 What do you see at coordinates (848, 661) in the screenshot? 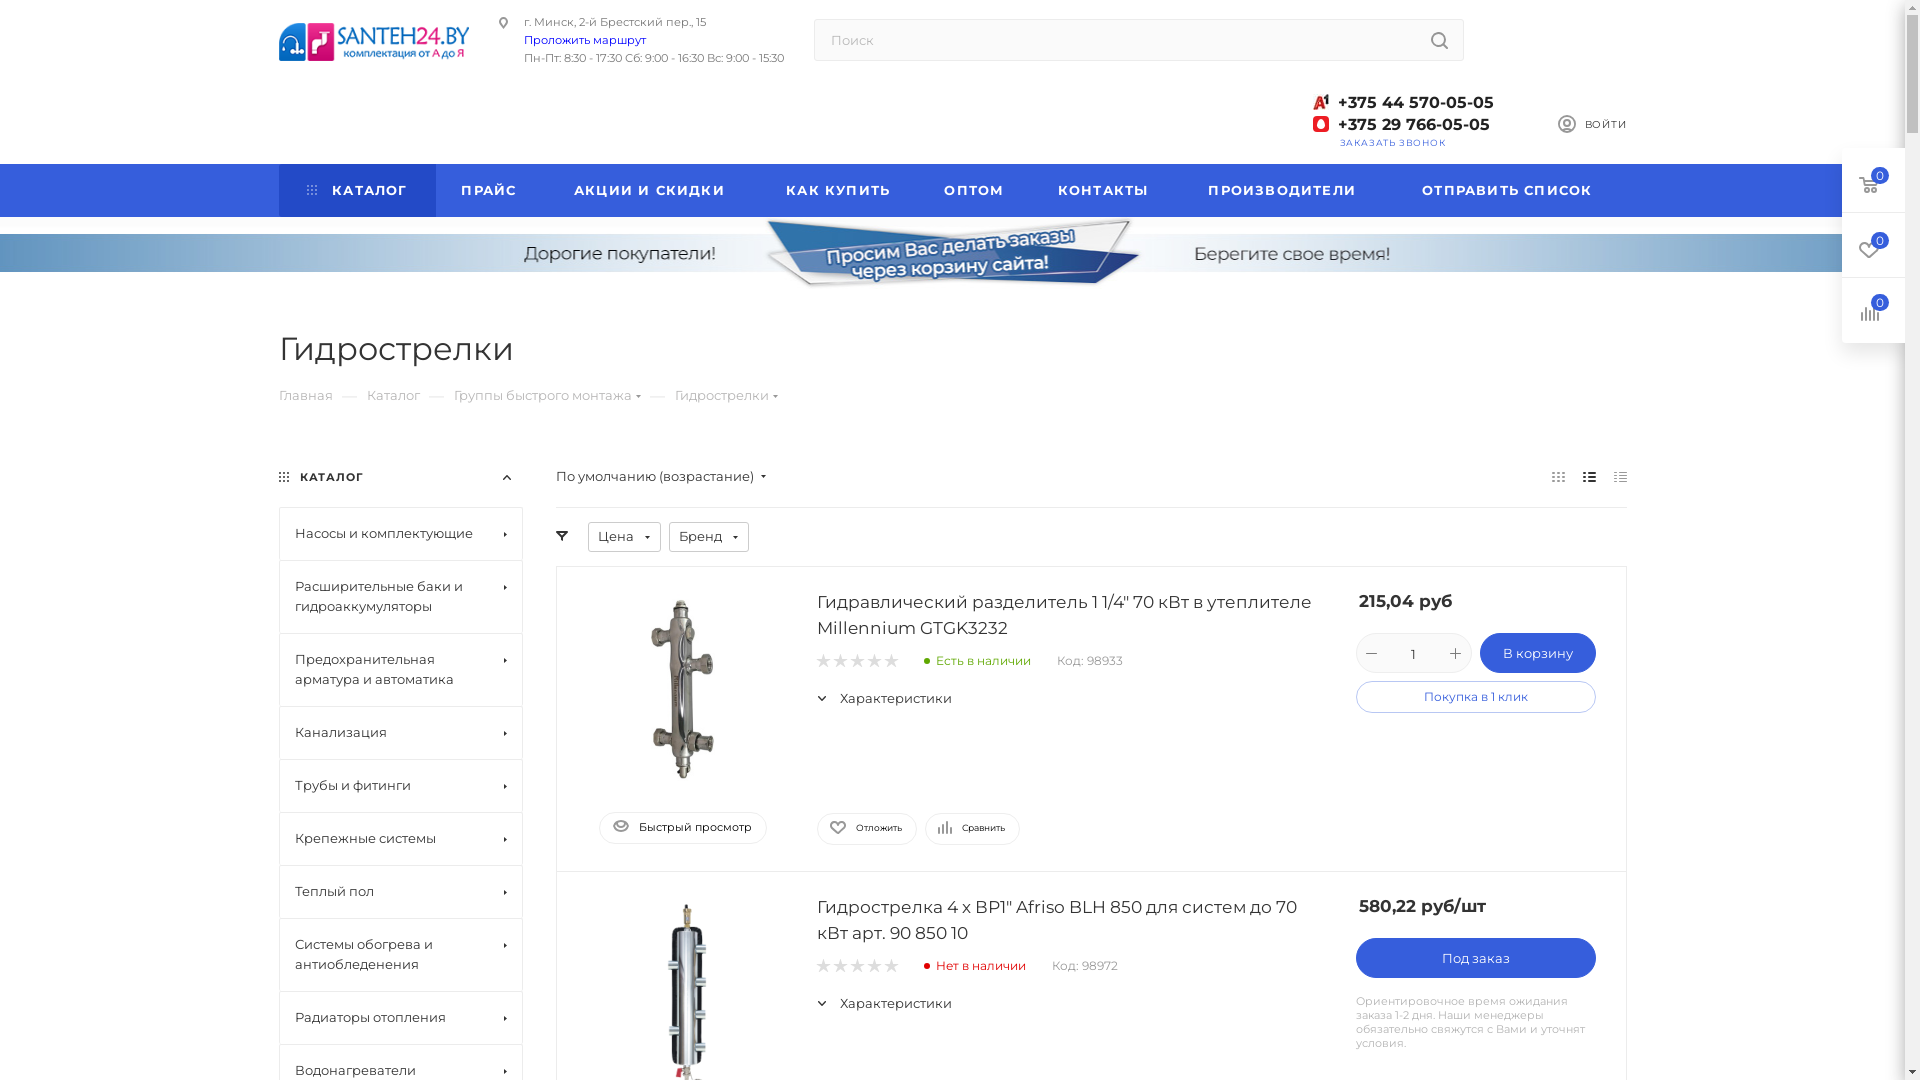
I see `'3'` at bounding box center [848, 661].